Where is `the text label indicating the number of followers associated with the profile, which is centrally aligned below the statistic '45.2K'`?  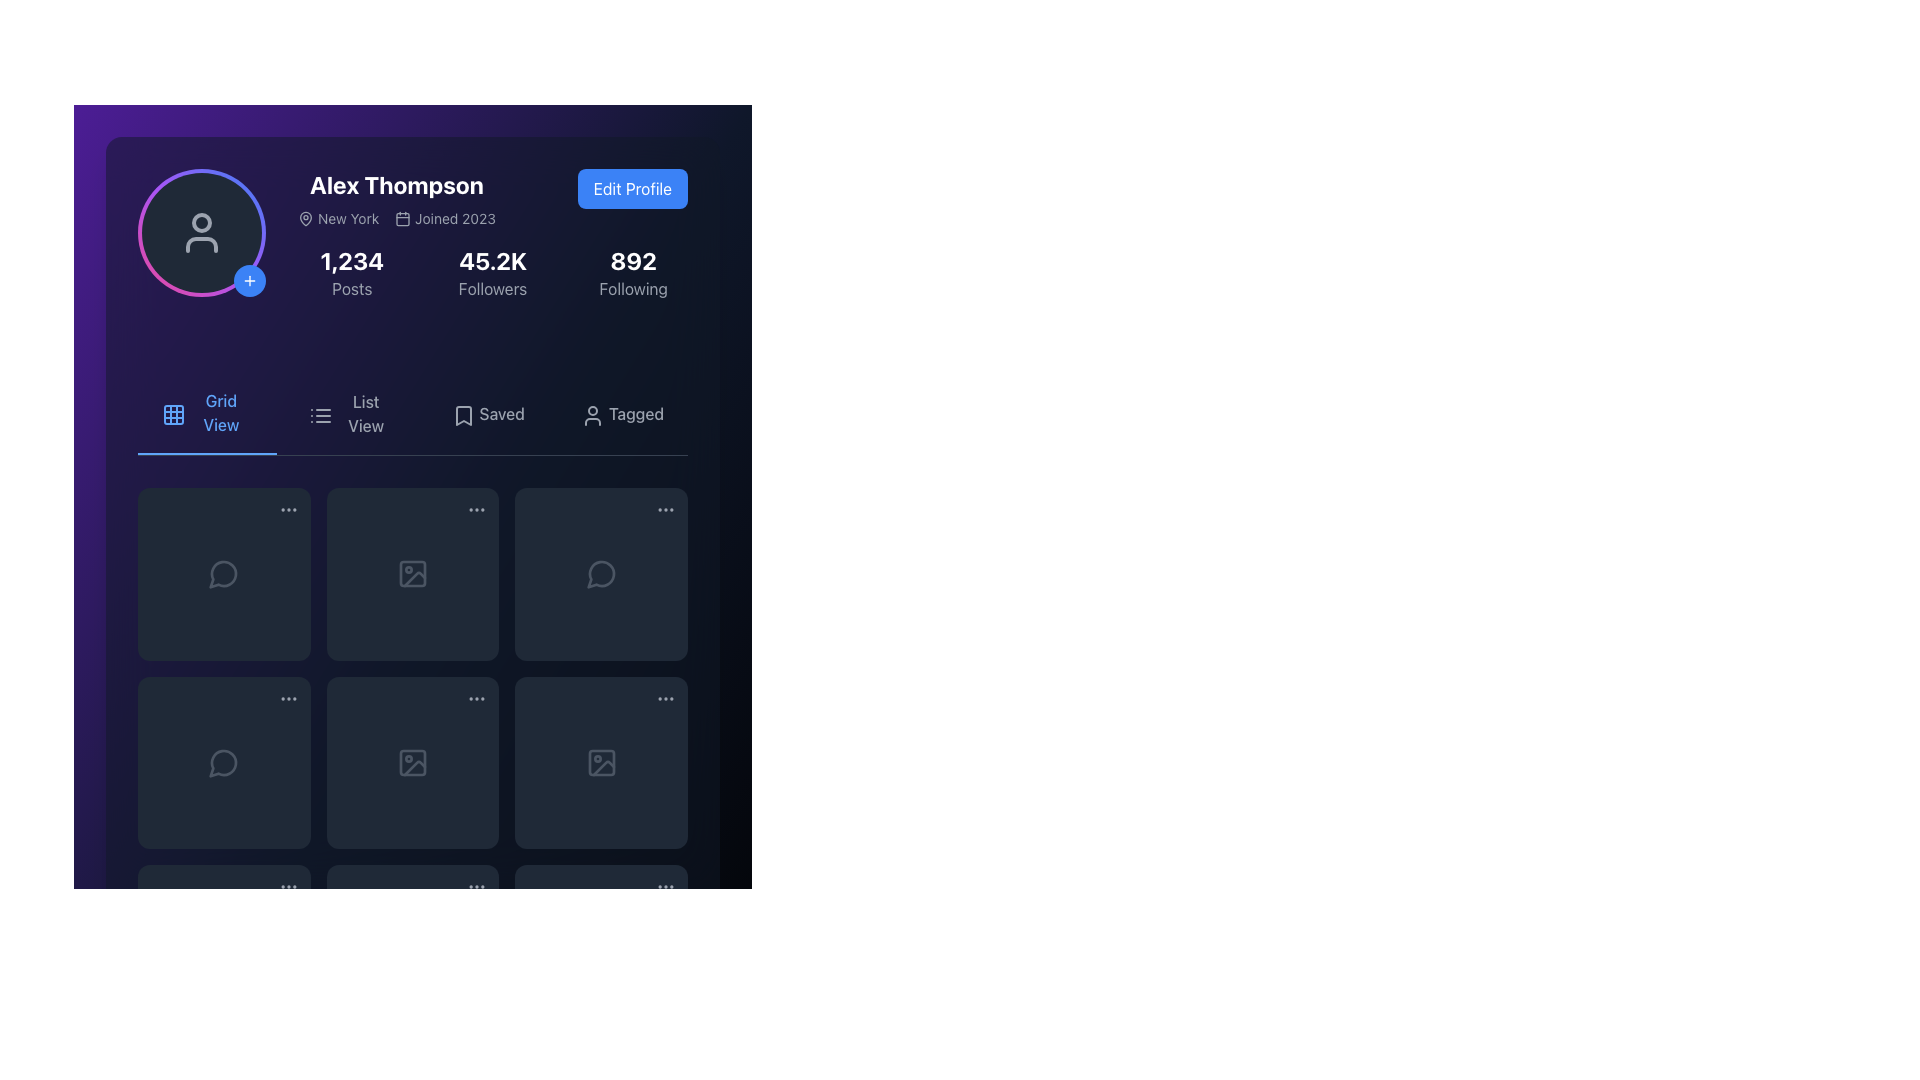 the text label indicating the number of followers associated with the profile, which is centrally aligned below the statistic '45.2K' is located at coordinates (493, 289).